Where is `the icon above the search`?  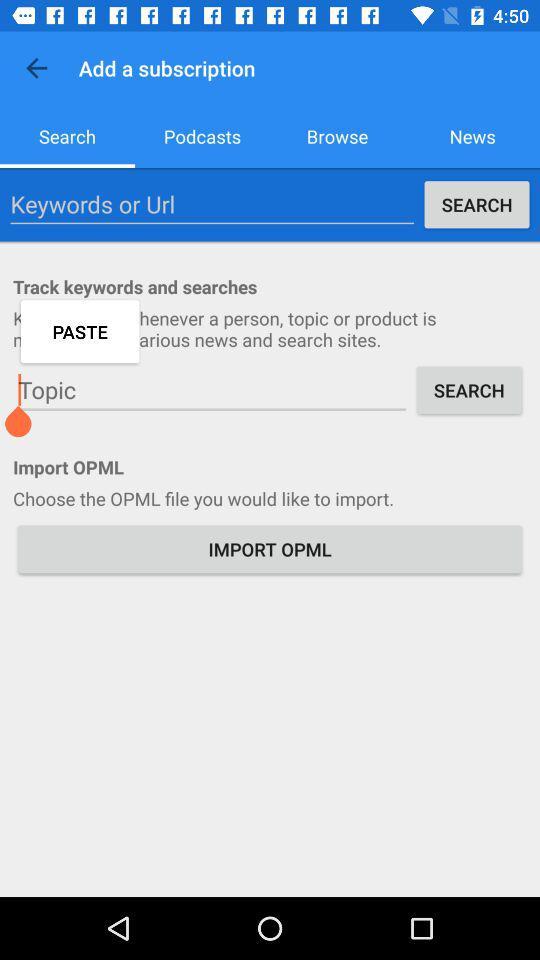 the icon above the search is located at coordinates (36, 68).